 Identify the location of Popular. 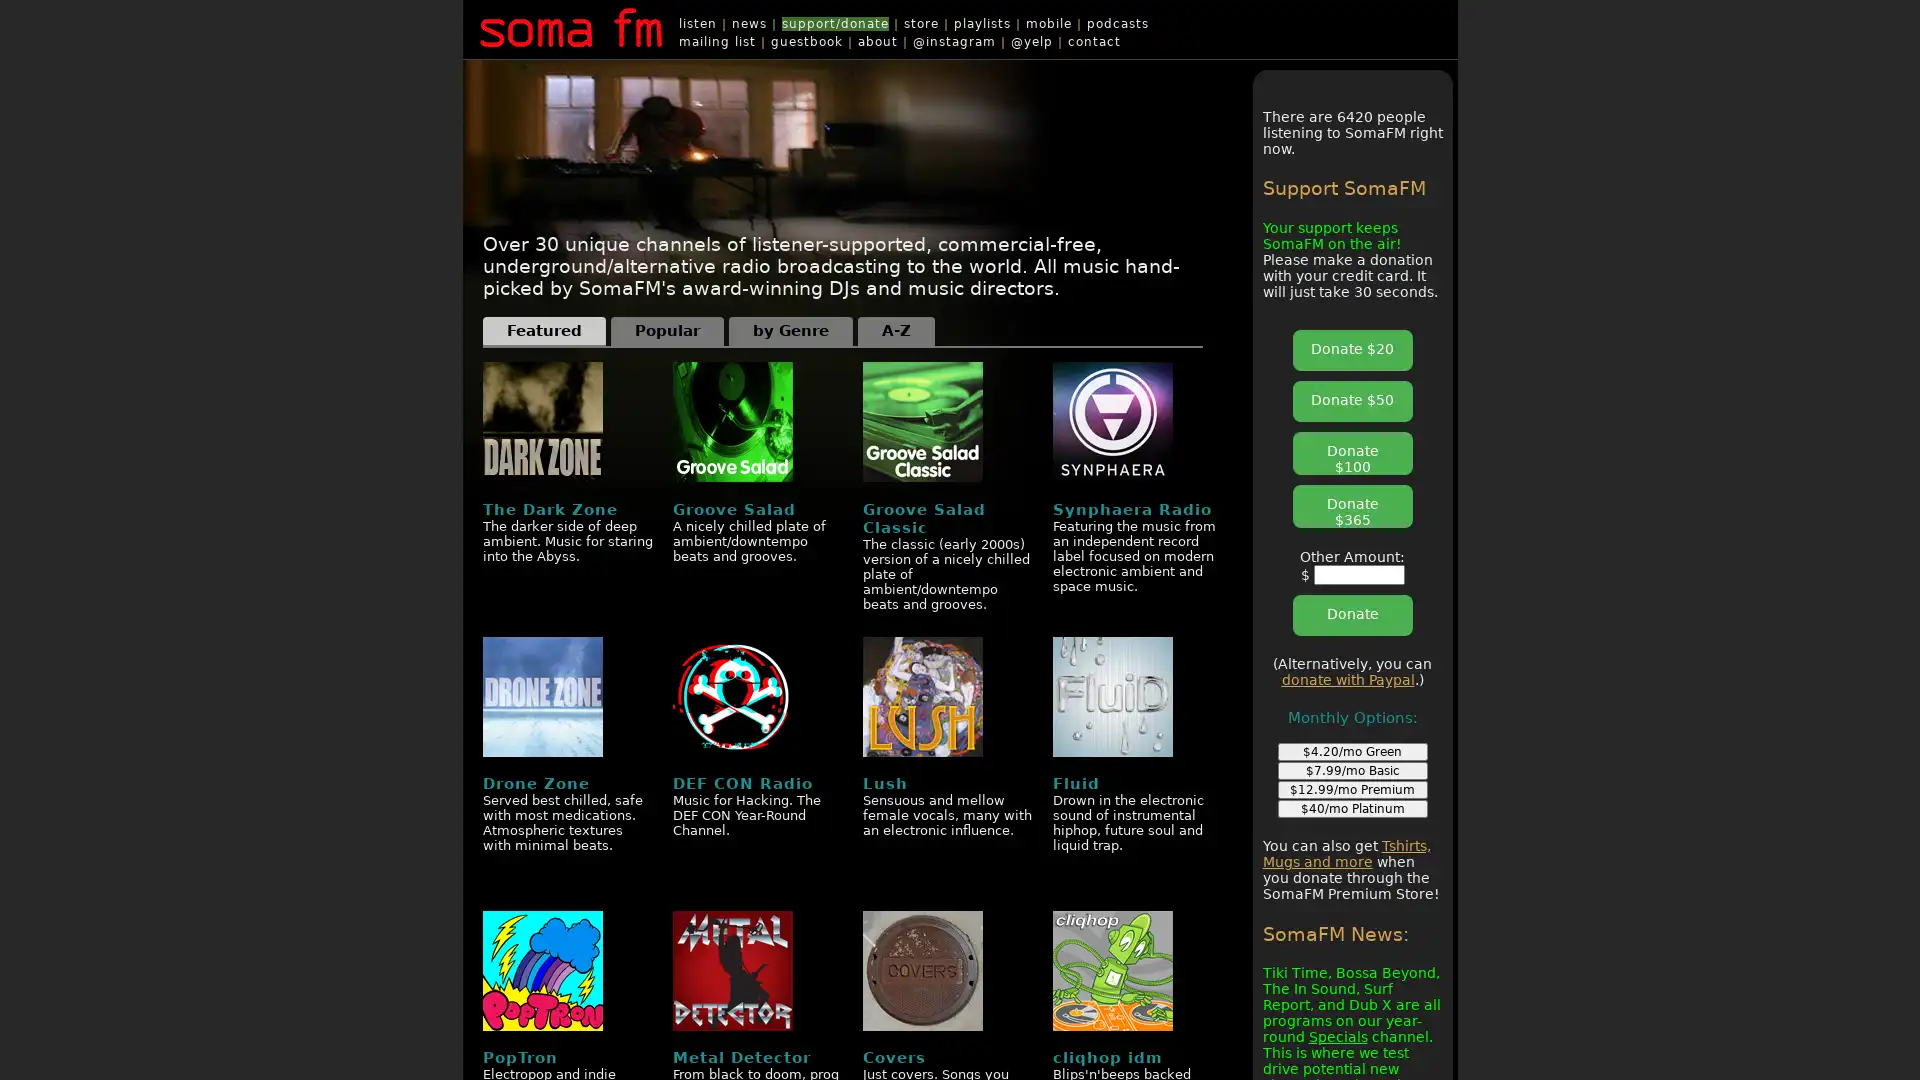
(666, 330).